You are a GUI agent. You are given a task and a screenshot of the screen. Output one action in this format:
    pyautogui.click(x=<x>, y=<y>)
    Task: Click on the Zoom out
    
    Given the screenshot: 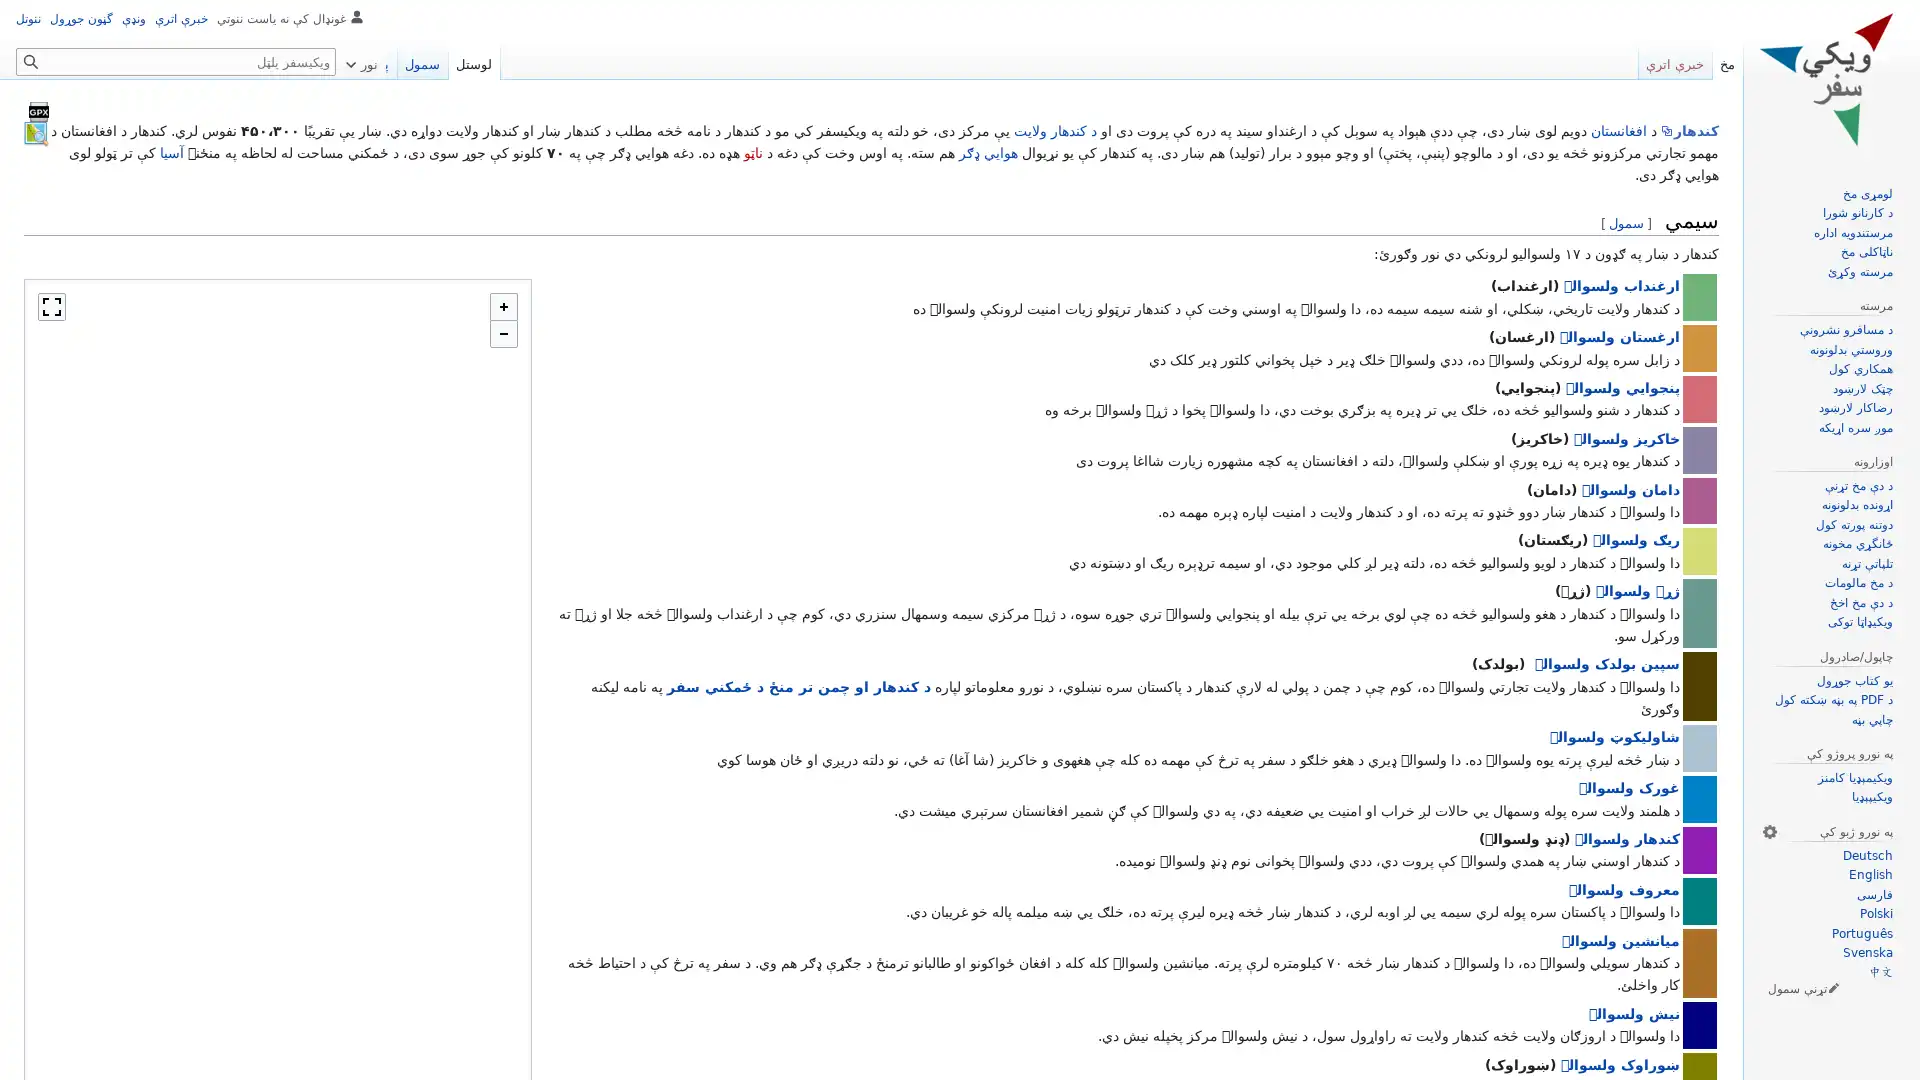 What is the action you would take?
    pyautogui.click(x=504, y=333)
    